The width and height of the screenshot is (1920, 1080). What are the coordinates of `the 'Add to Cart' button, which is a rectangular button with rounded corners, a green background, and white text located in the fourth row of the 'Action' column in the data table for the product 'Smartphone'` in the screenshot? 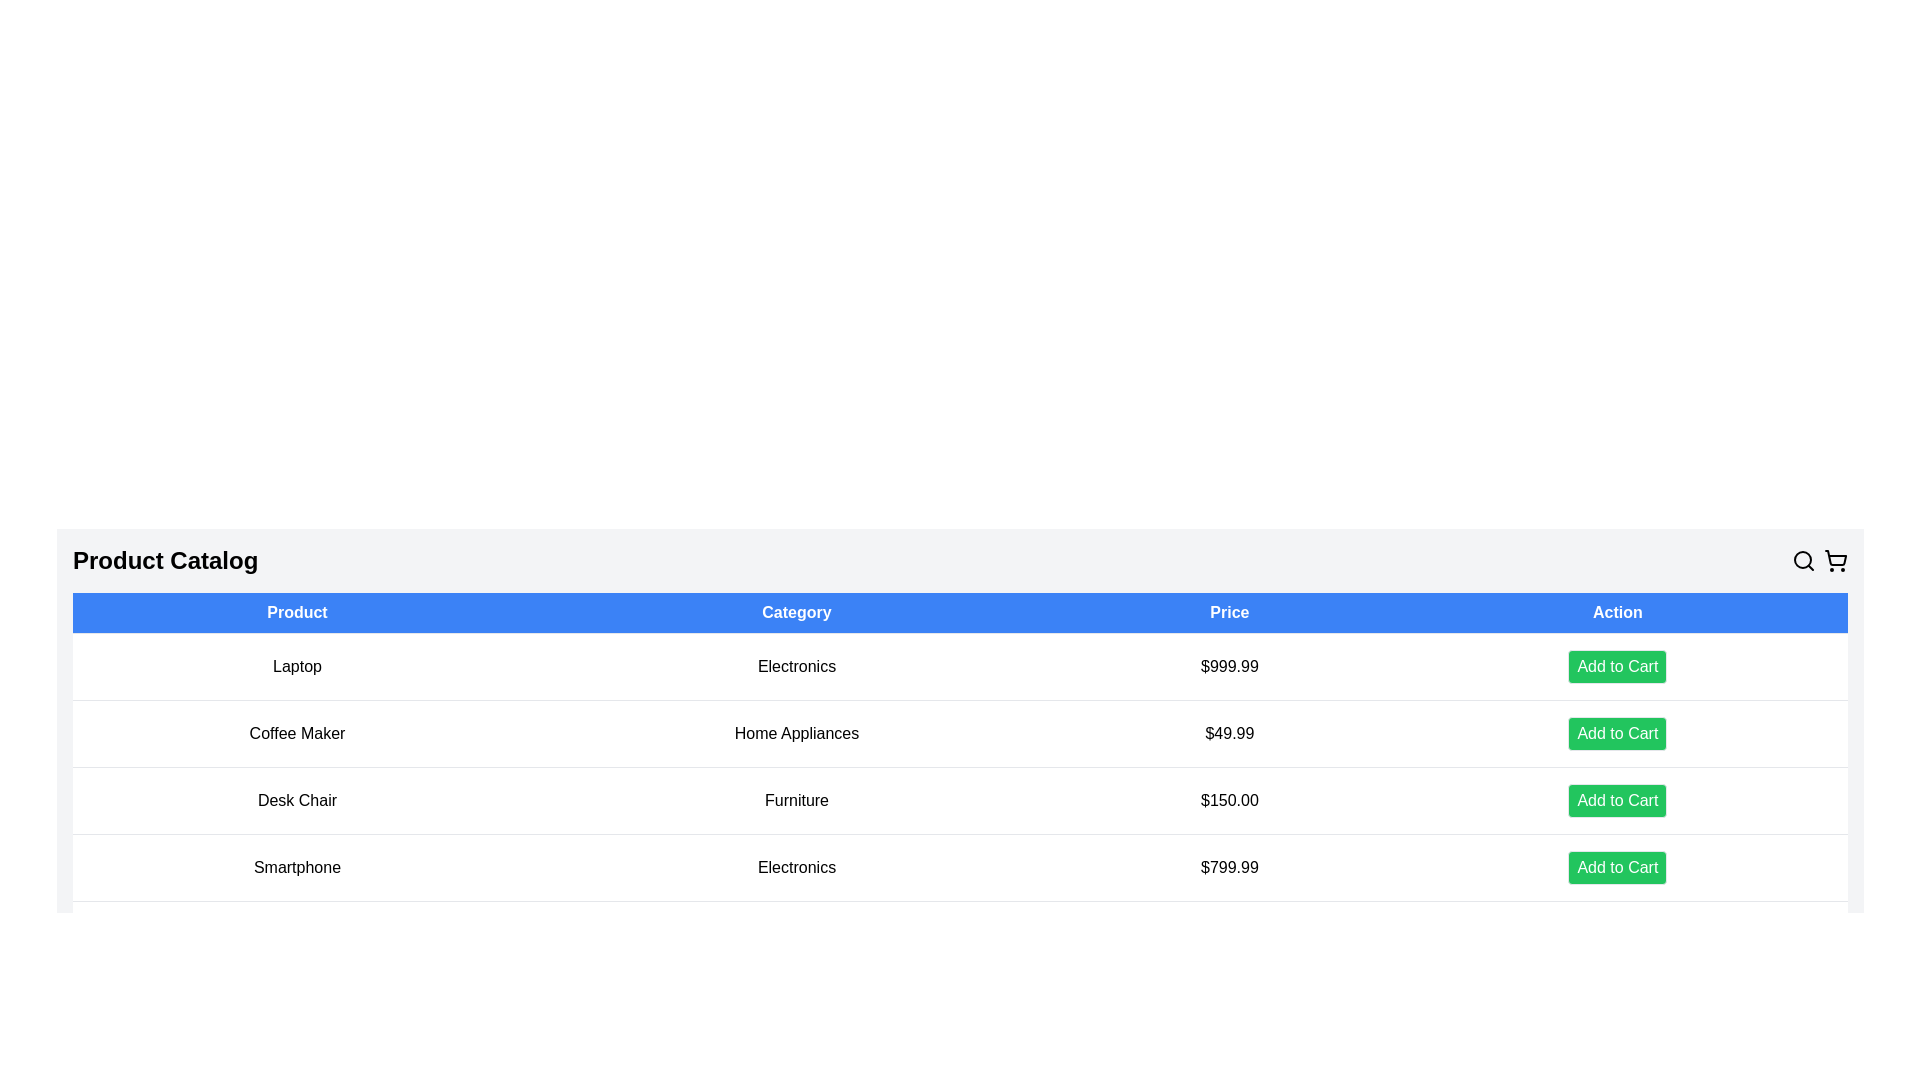 It's located at (1617, 866).